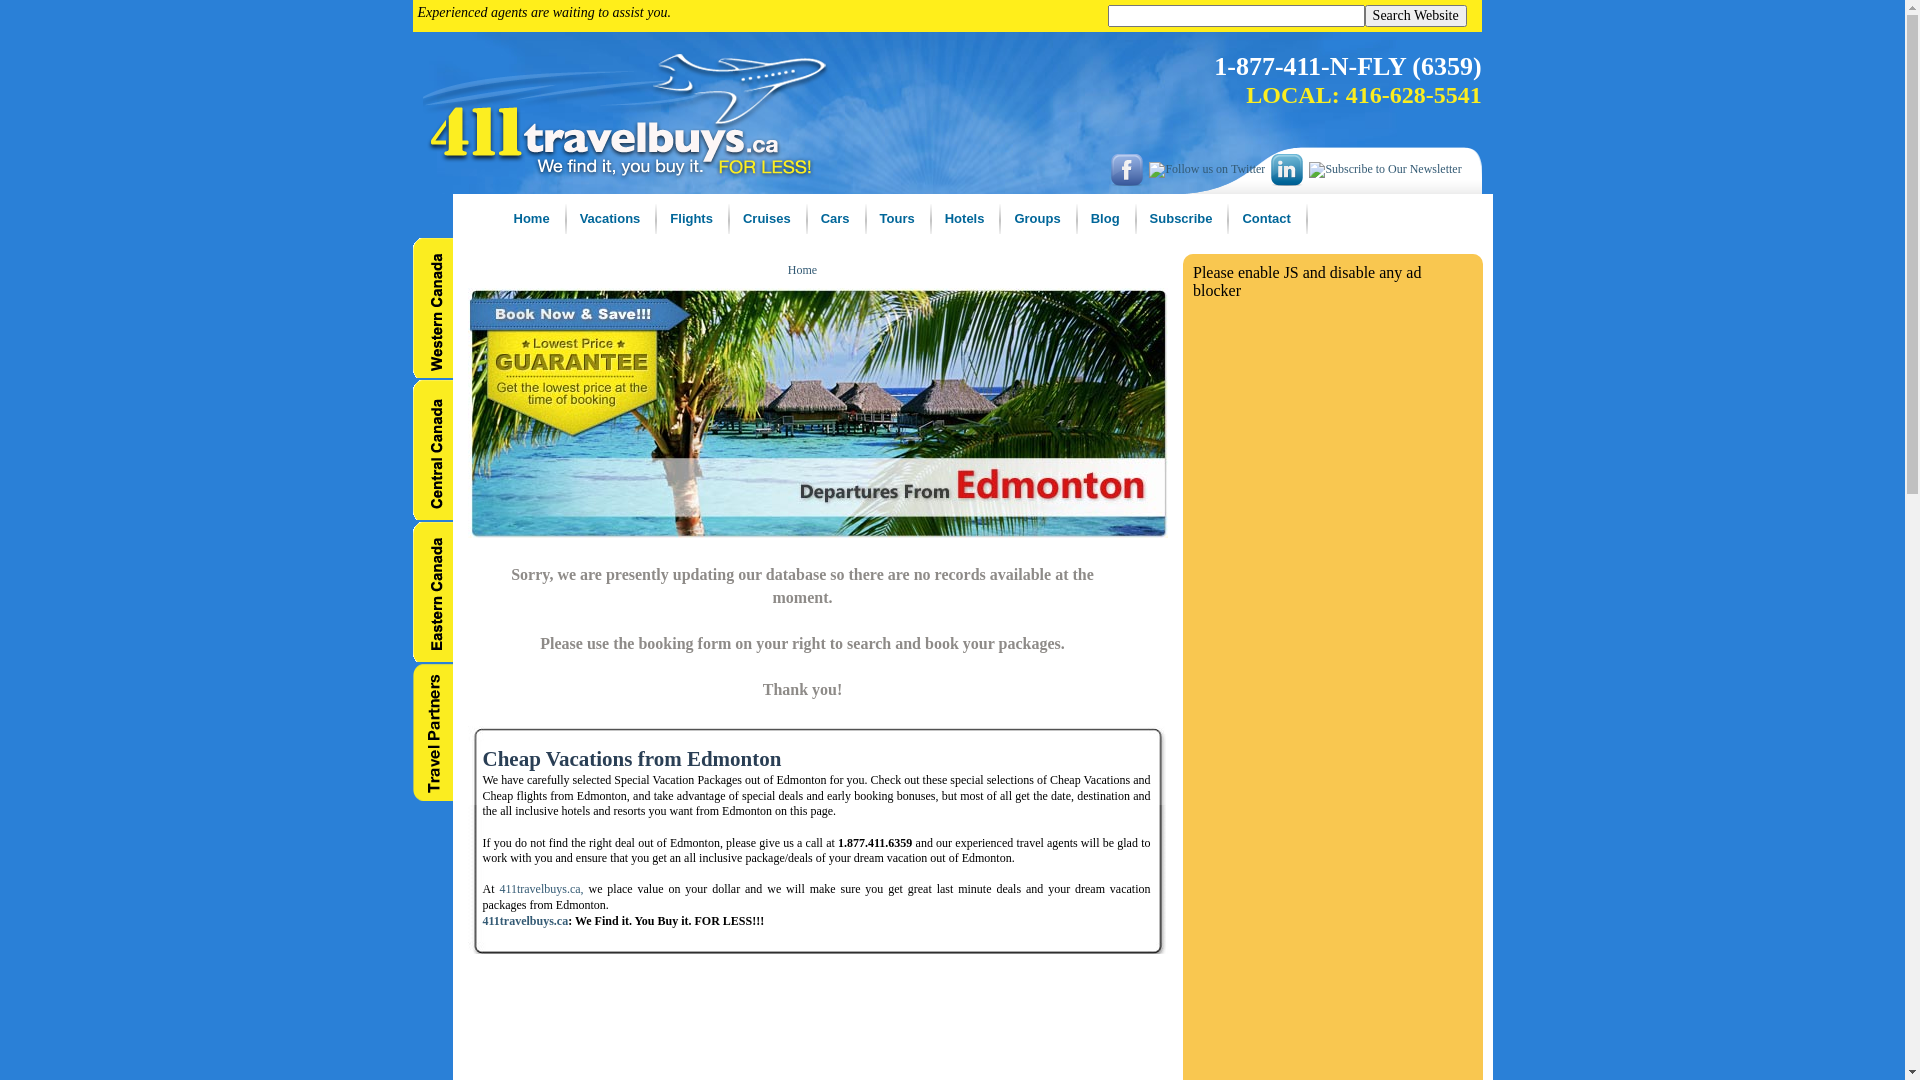 The image size is (1920, 1080). Describe the element at coordinates (610, 219) in the screenshot. I see `'Vacations'` at that location.